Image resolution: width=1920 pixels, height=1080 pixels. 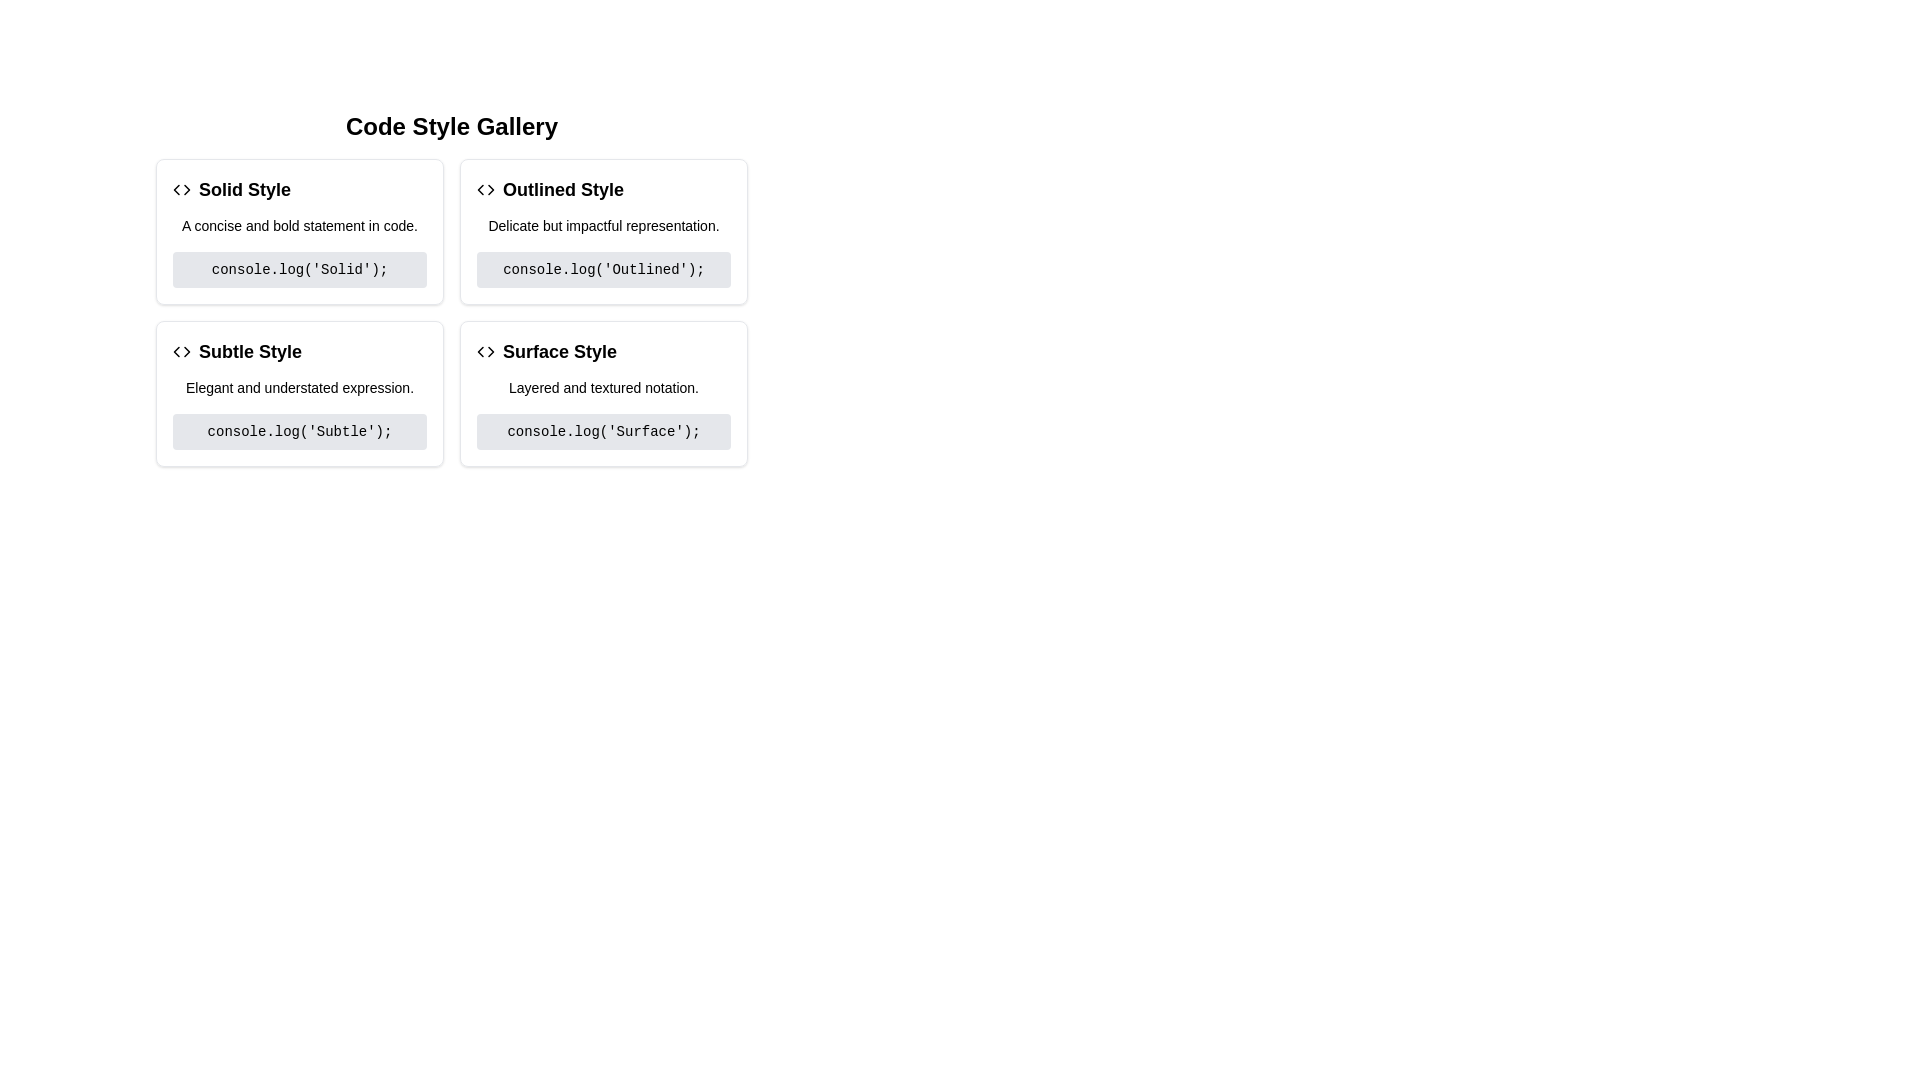 I want to click on the Iconography element which visually conveys navigation or direction, located in front of the 'Surface Style' label in the bottom right quadrant of the layout, so click(x=480, y=350).